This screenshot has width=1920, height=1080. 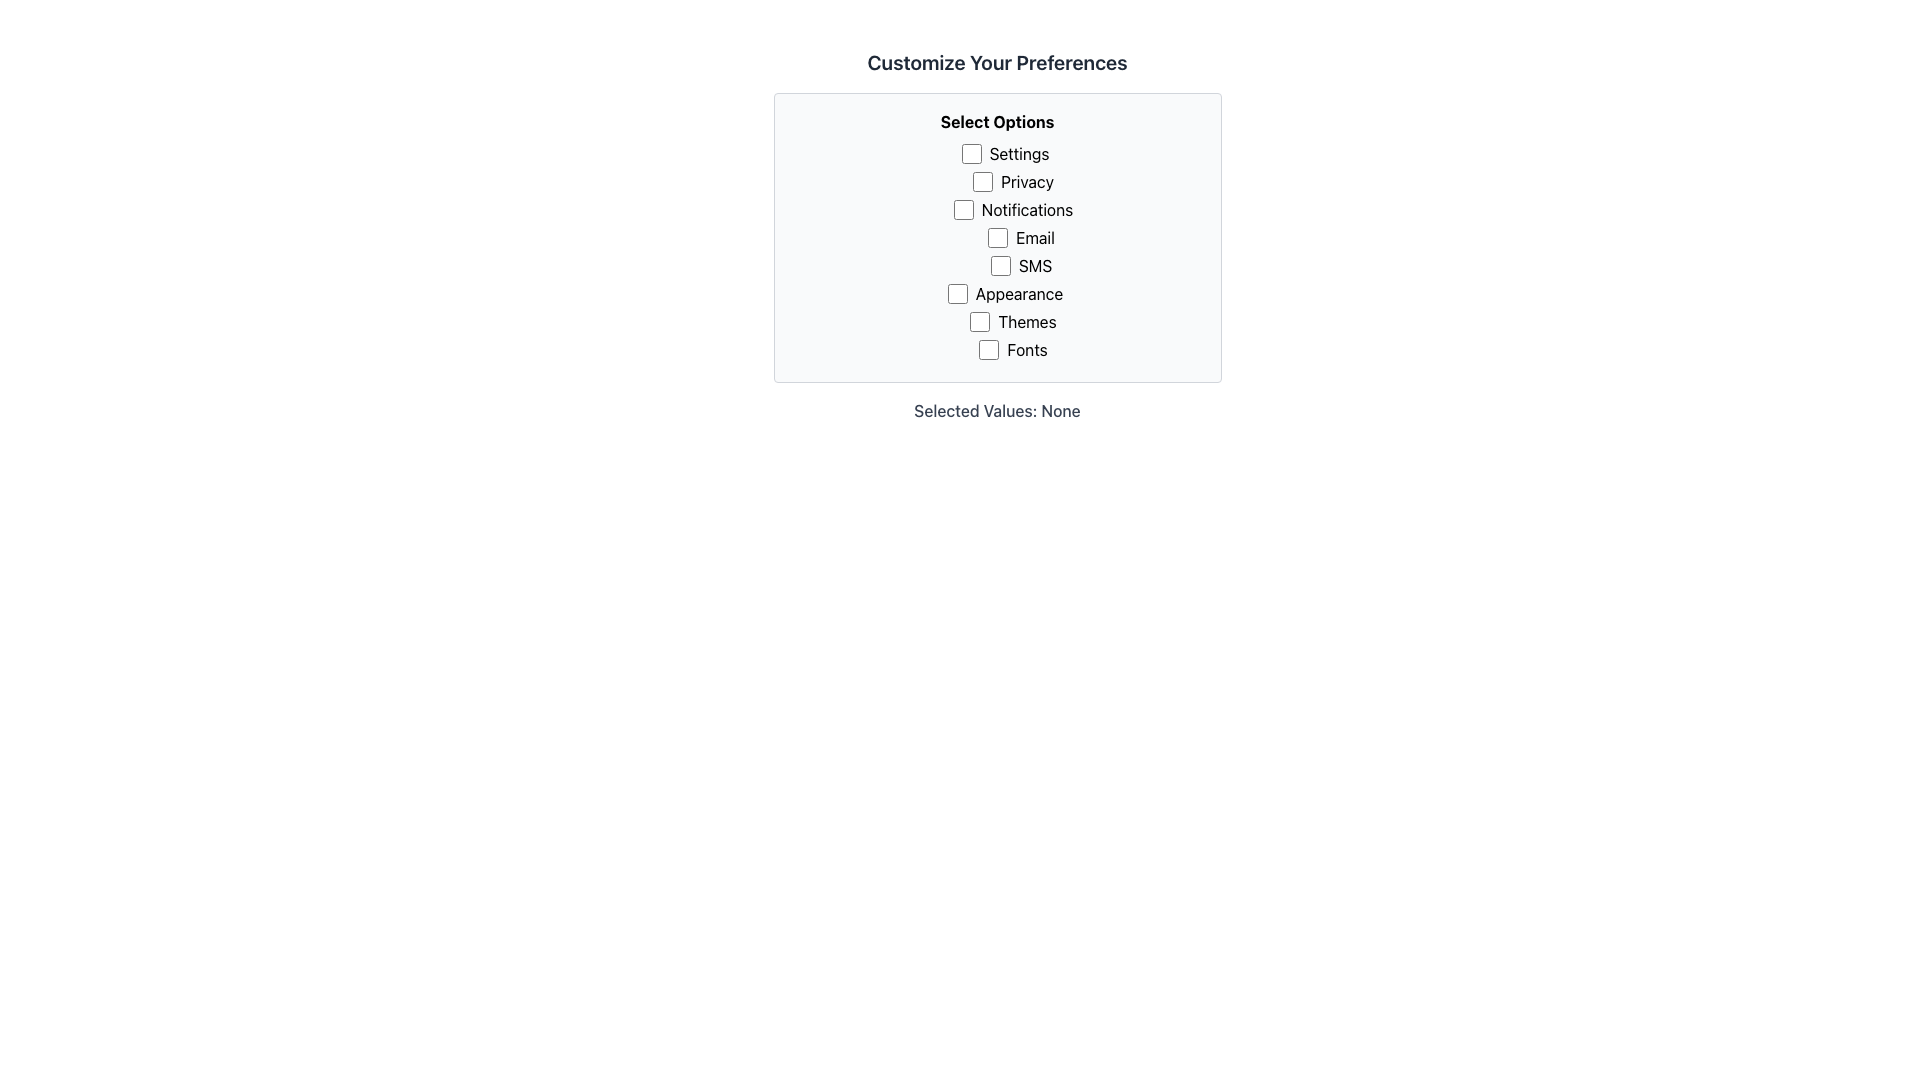 What do you see at coordinates (999, 265) in the screenshot?
I see `the 'SMS' notification preference checkbox` at bounding box center [999, 265].